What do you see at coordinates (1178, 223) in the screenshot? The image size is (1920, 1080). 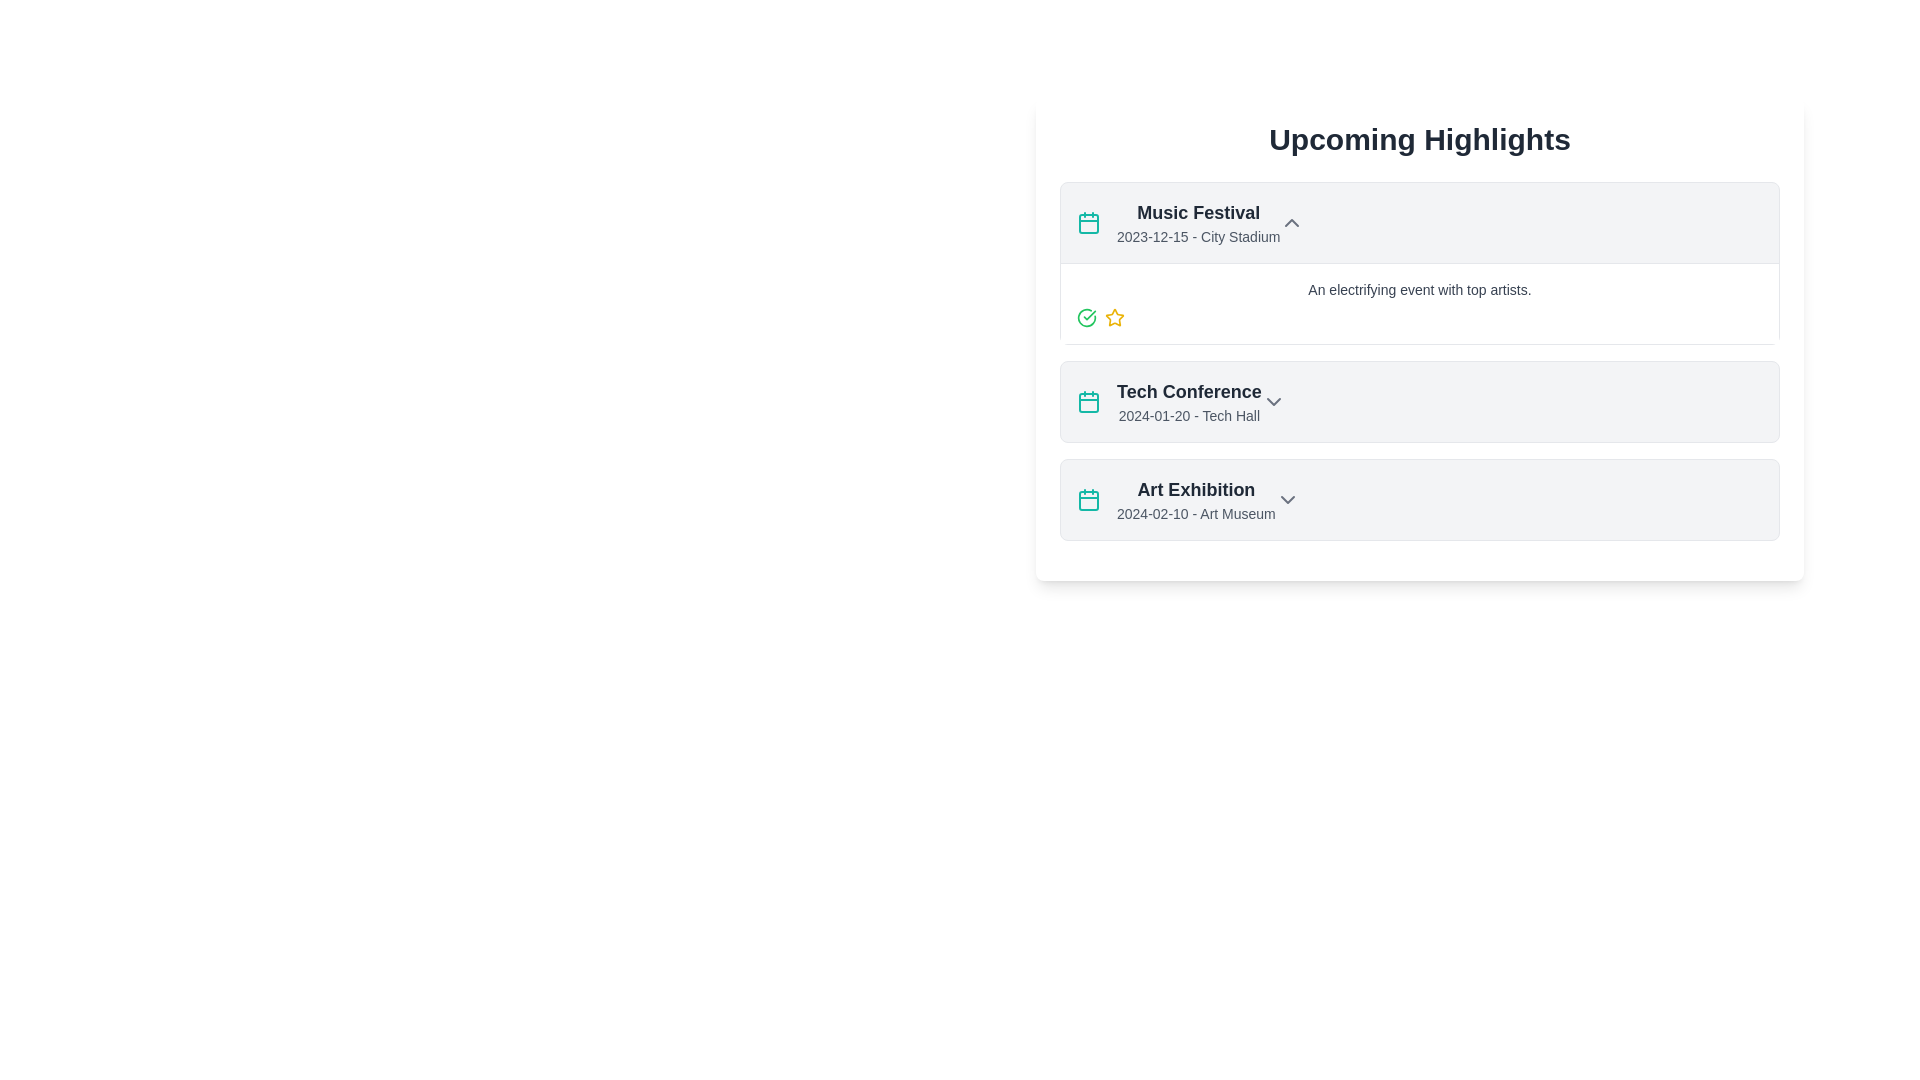 I see `the 'Music Festival' event information display component, which features bold text and a calendar icon to the left, located at the top of the upcoming events list` at bounding box center [1178, 223].